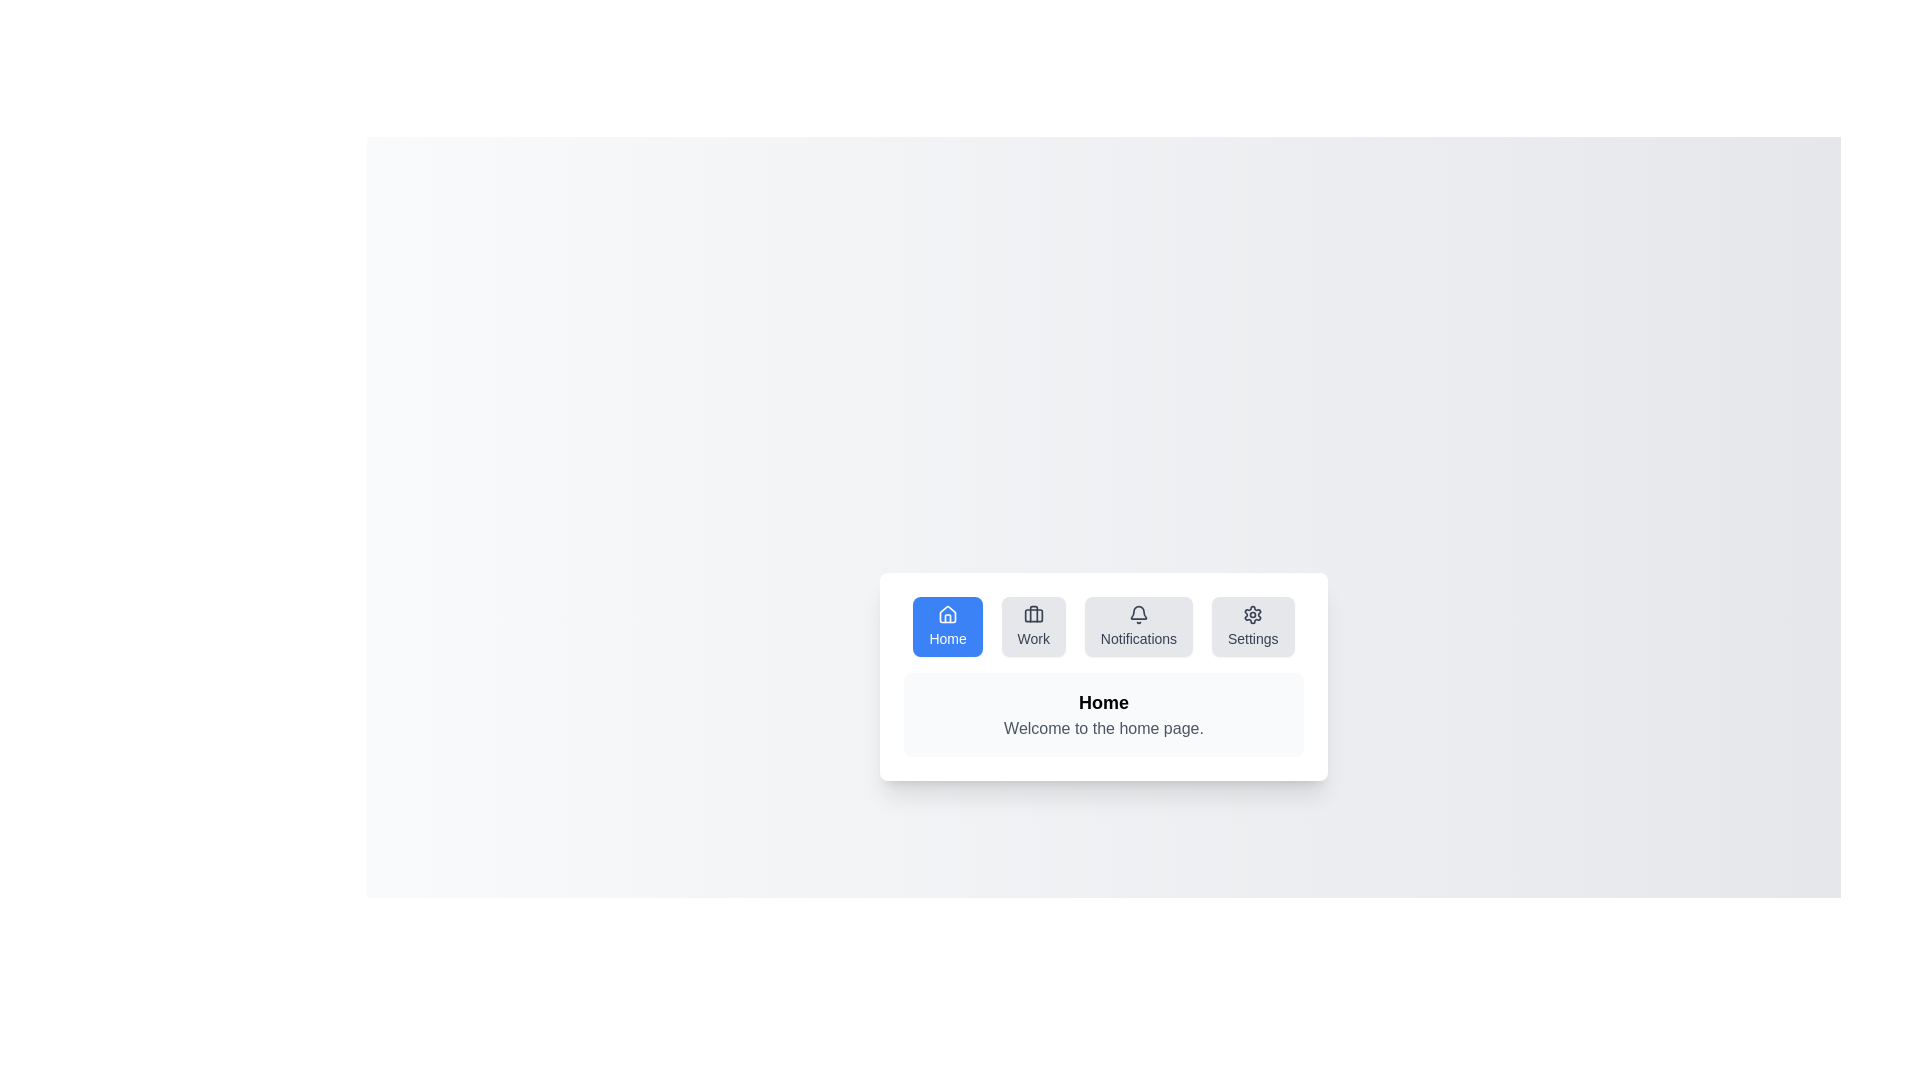 Image resolution: width=1920 pixels, height=1080 pixels. Describe the element at coordinates (947, 613) in the screenshot. I see `the 'Home' icon in the navigation bar` at that location.